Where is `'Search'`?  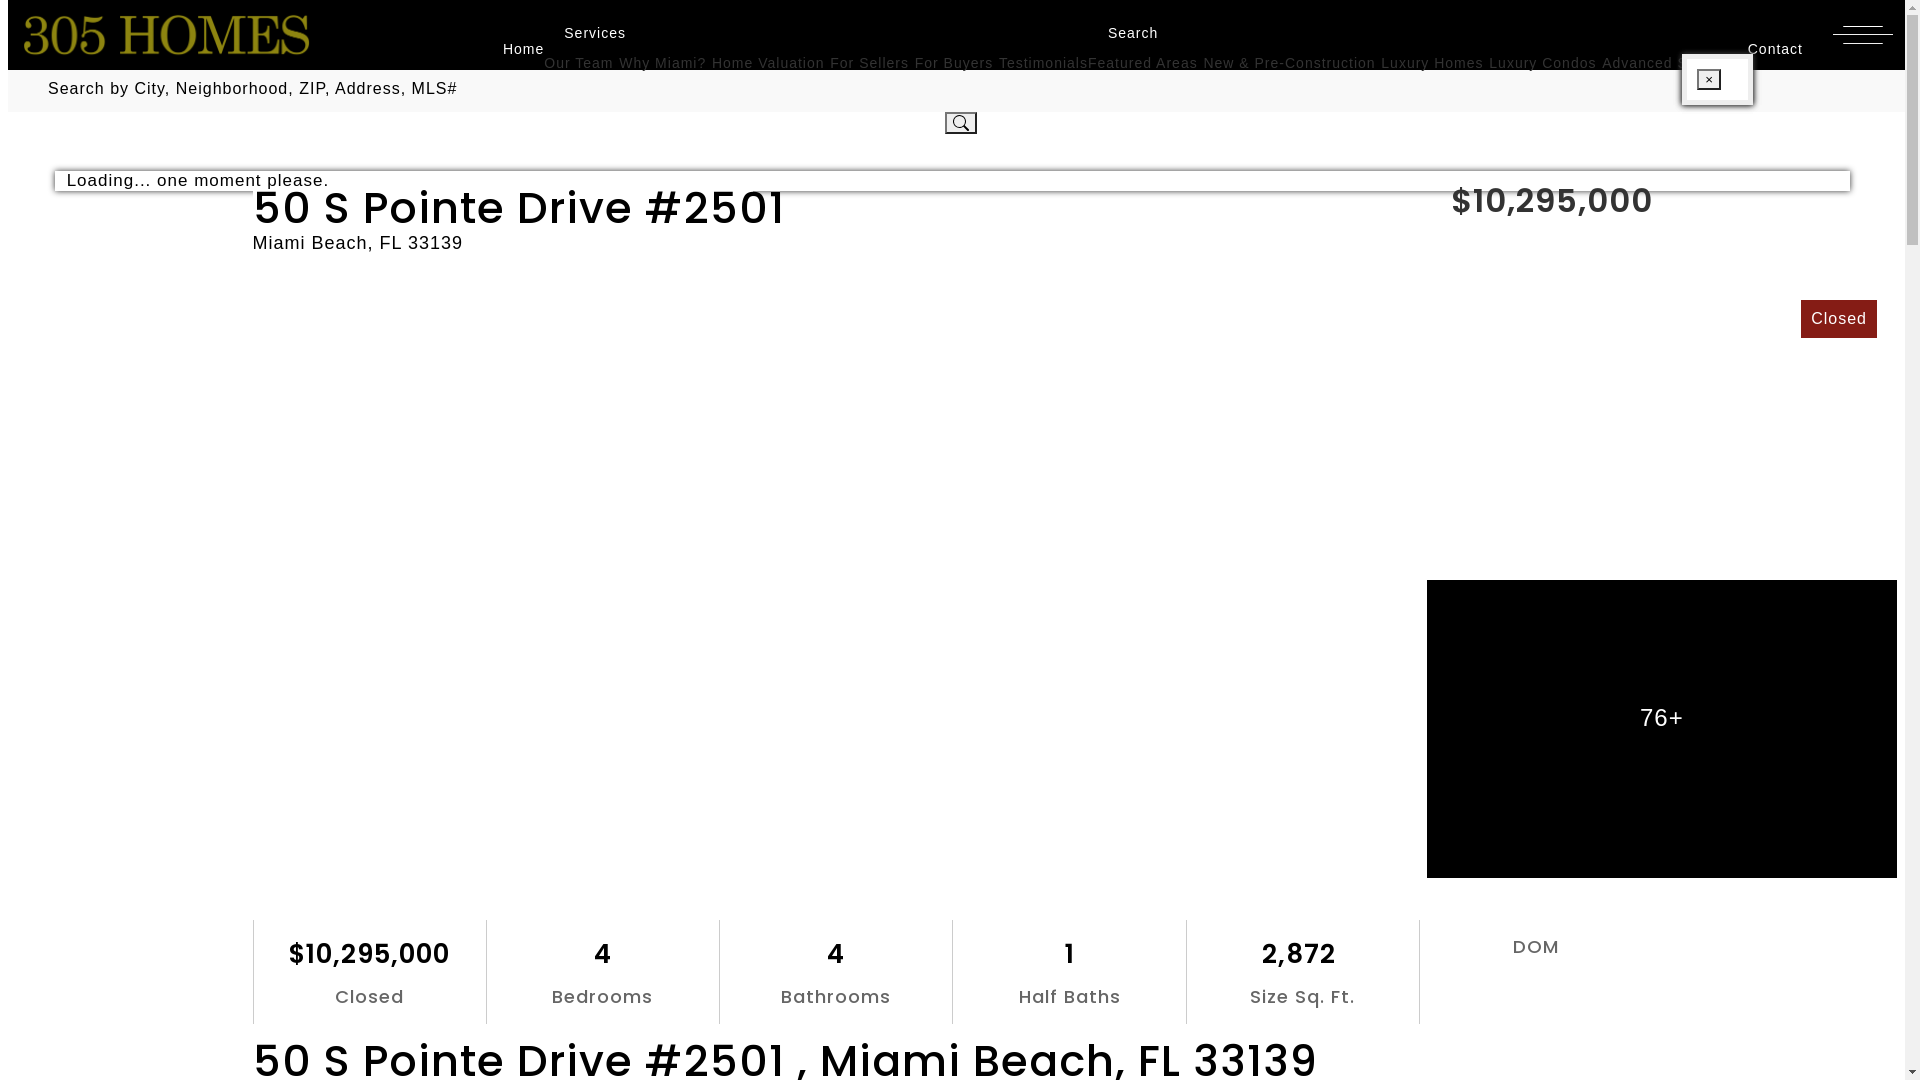 'Search' is located at coordinates (1123, 33).